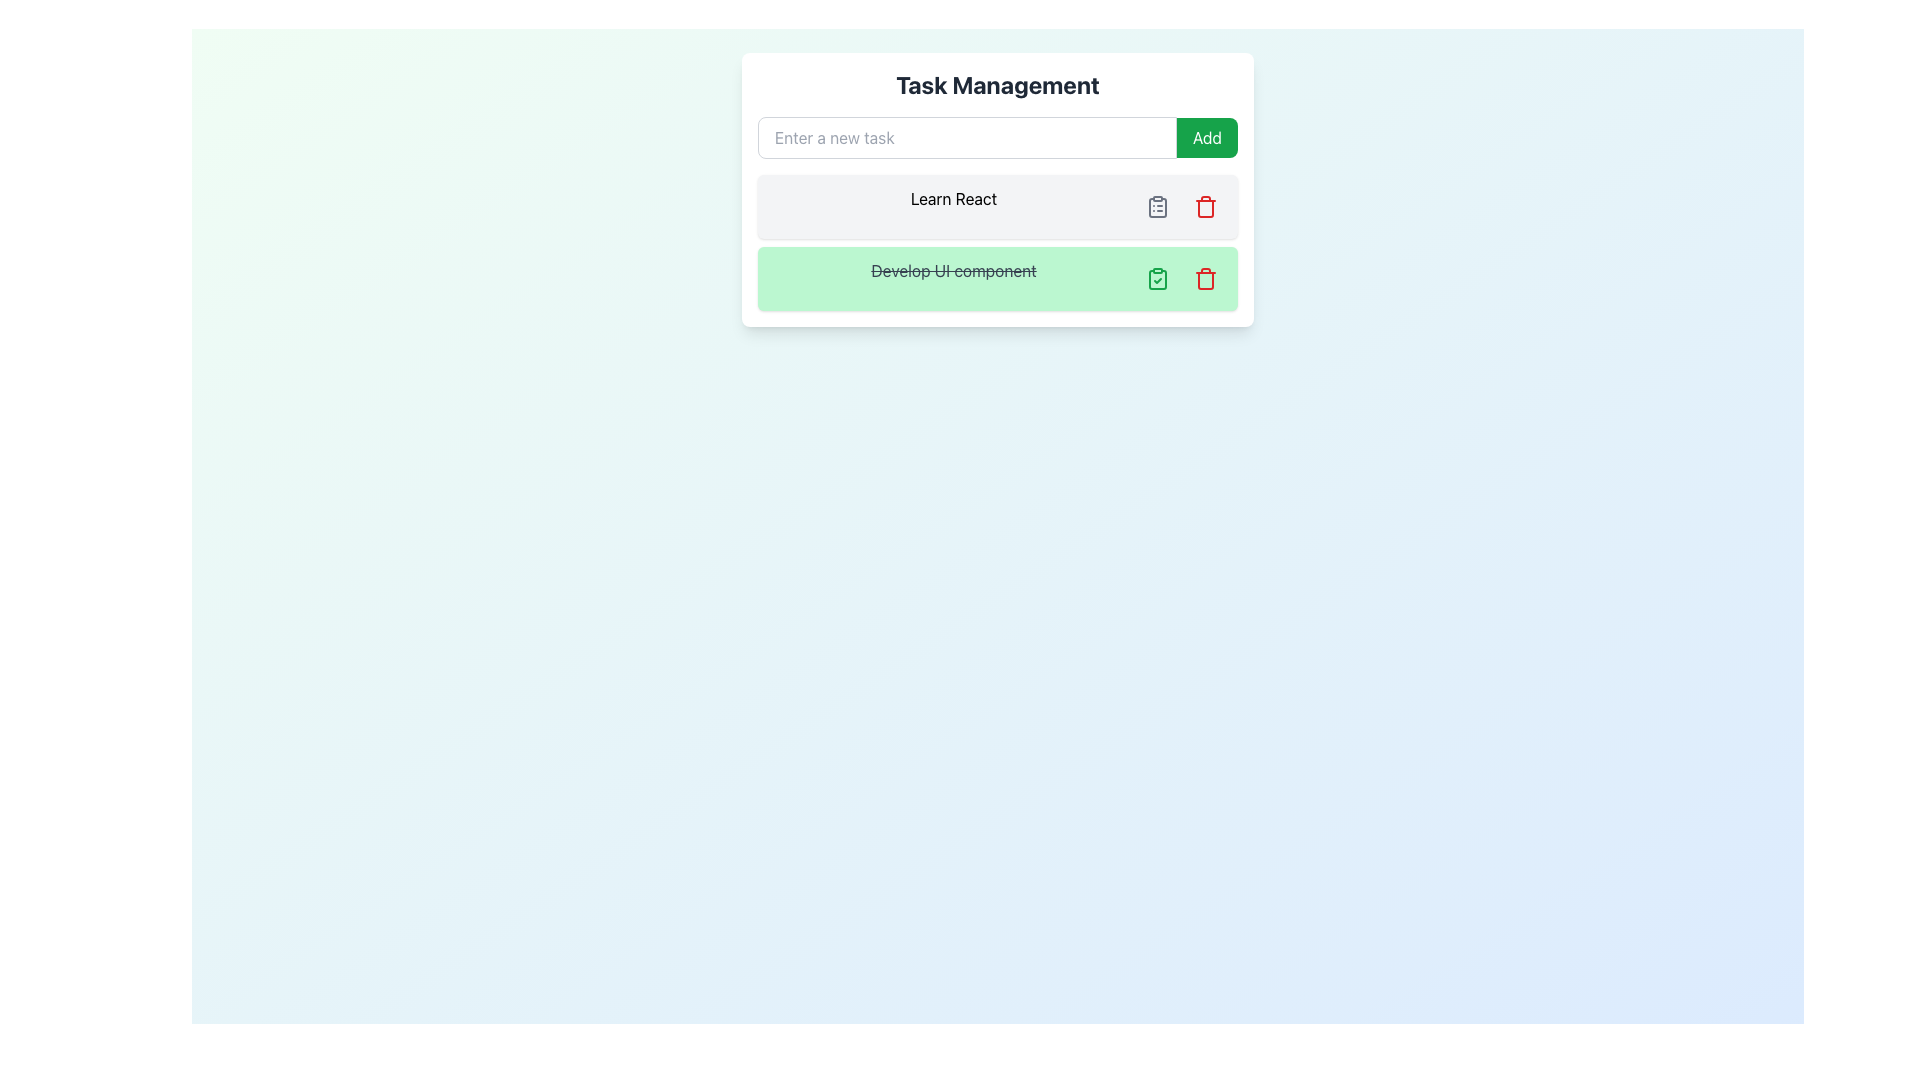  Describe the element at coordinates (1157, 207) in the screenshot. I see `the gray clipboard icon inside the rounded clickable button located to the right of the 'Learn React' task row` at that location.